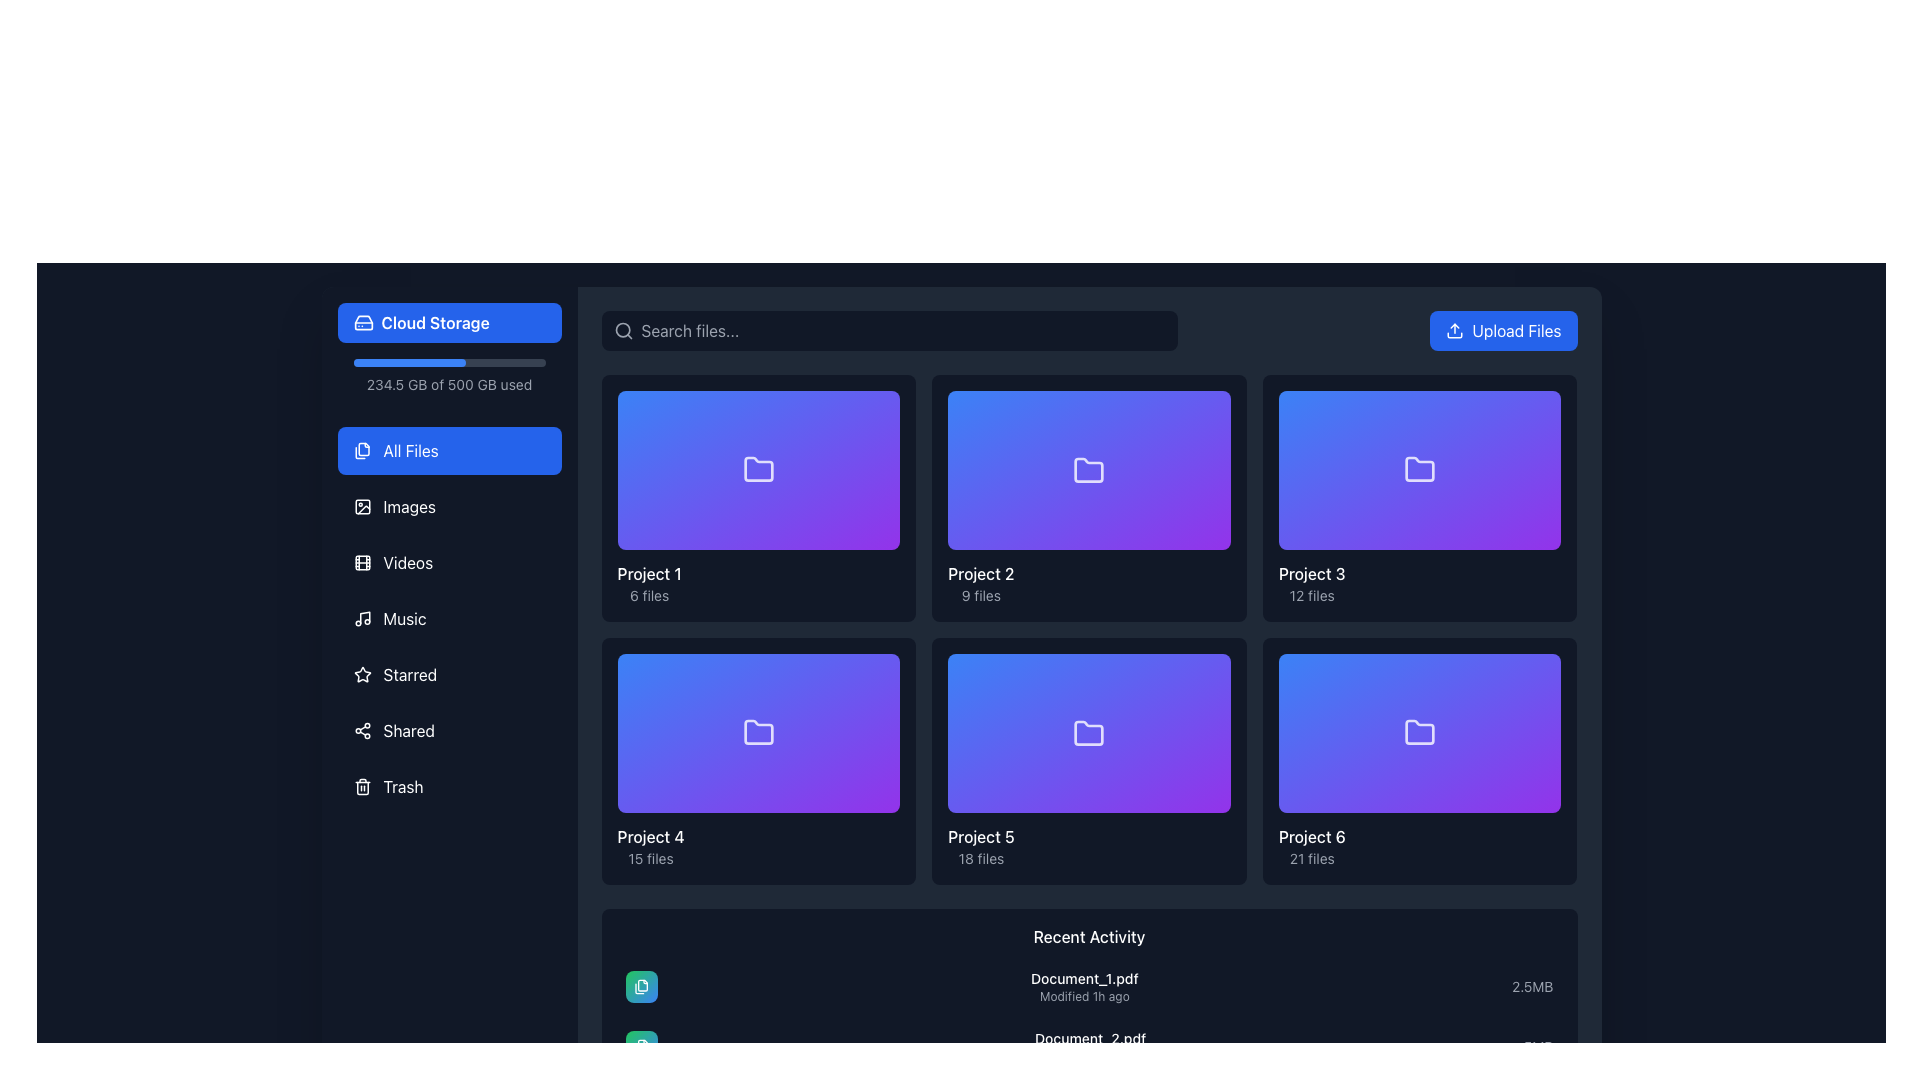  Describe the element at coordinates (448, 377) in the screenshot. I see `the progress indicator with descriptive text that shows '234.5 GB of 500 GB used', located in the left panel below the 'Cloud Storage' label` at that location.